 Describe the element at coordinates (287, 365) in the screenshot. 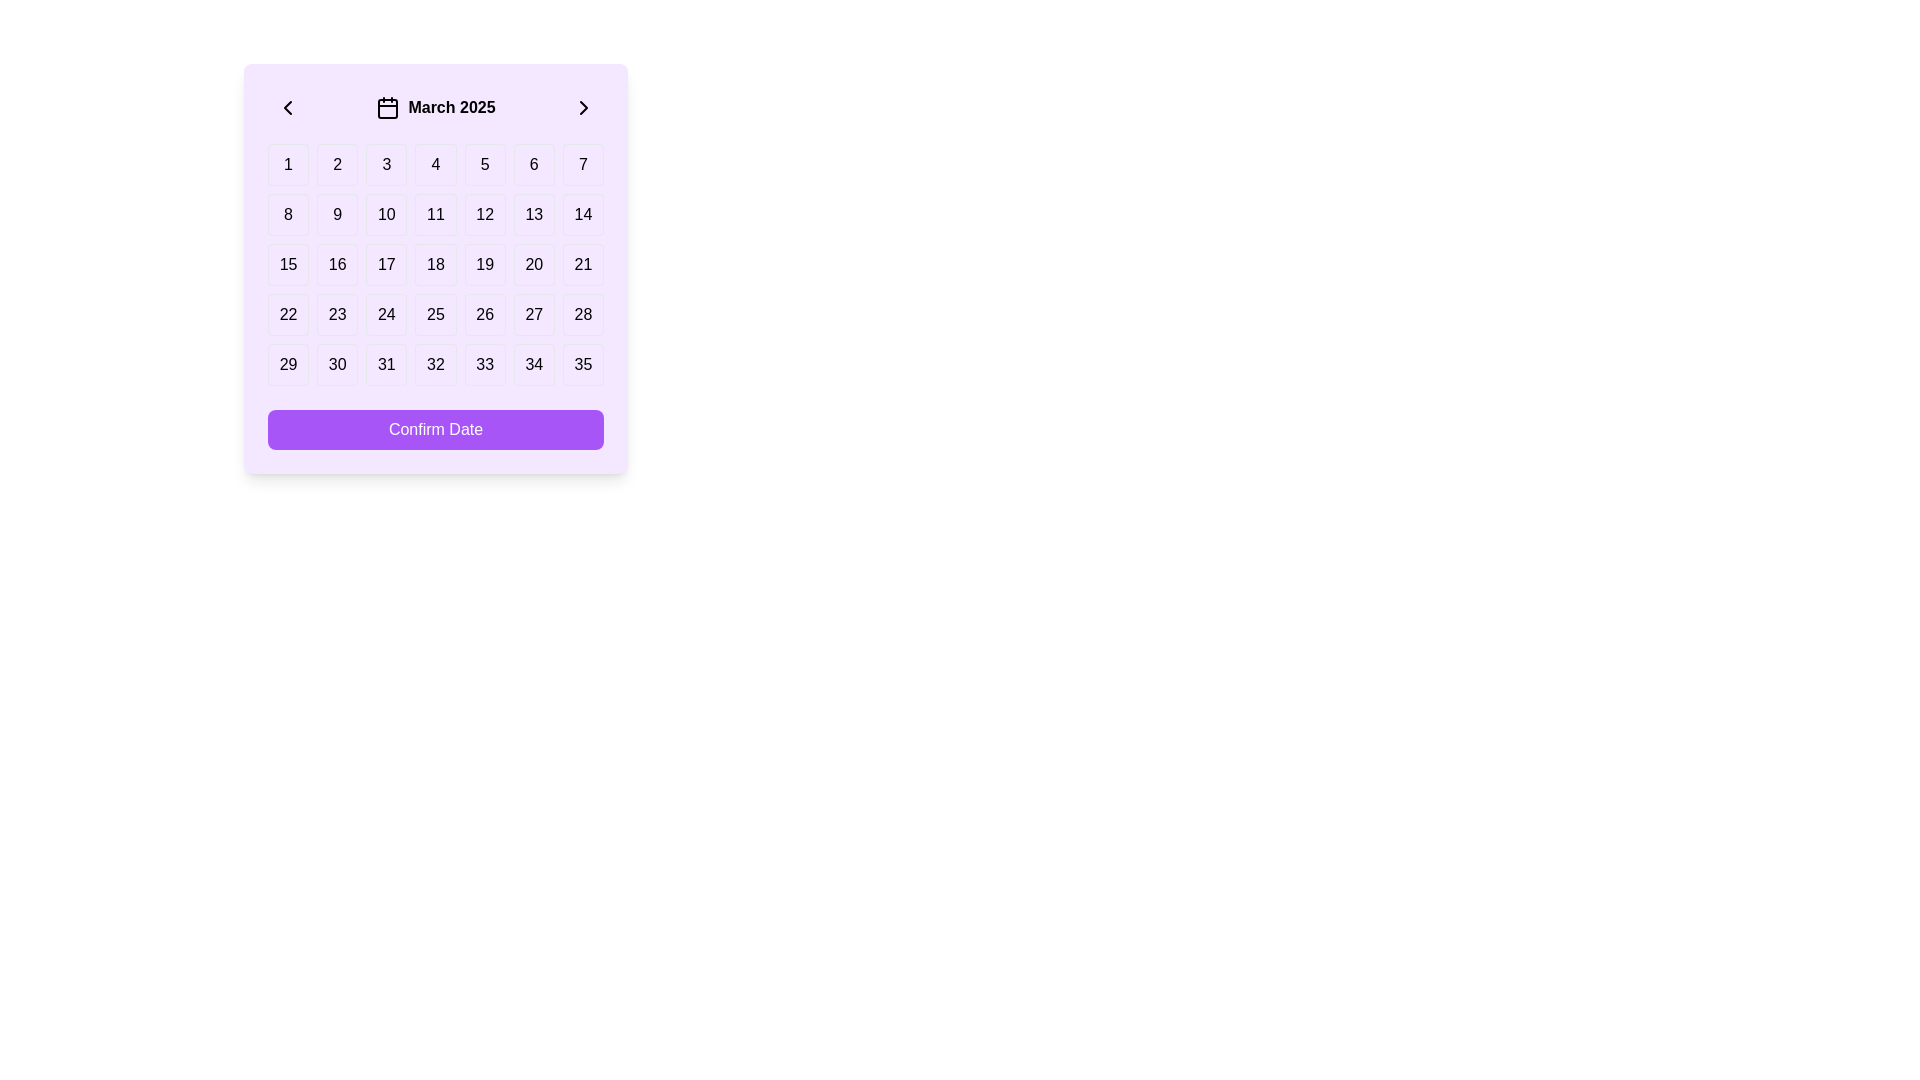

I see `the square button labeled '29' located in the 5th row and the 1st column of the grid layout` at that location.